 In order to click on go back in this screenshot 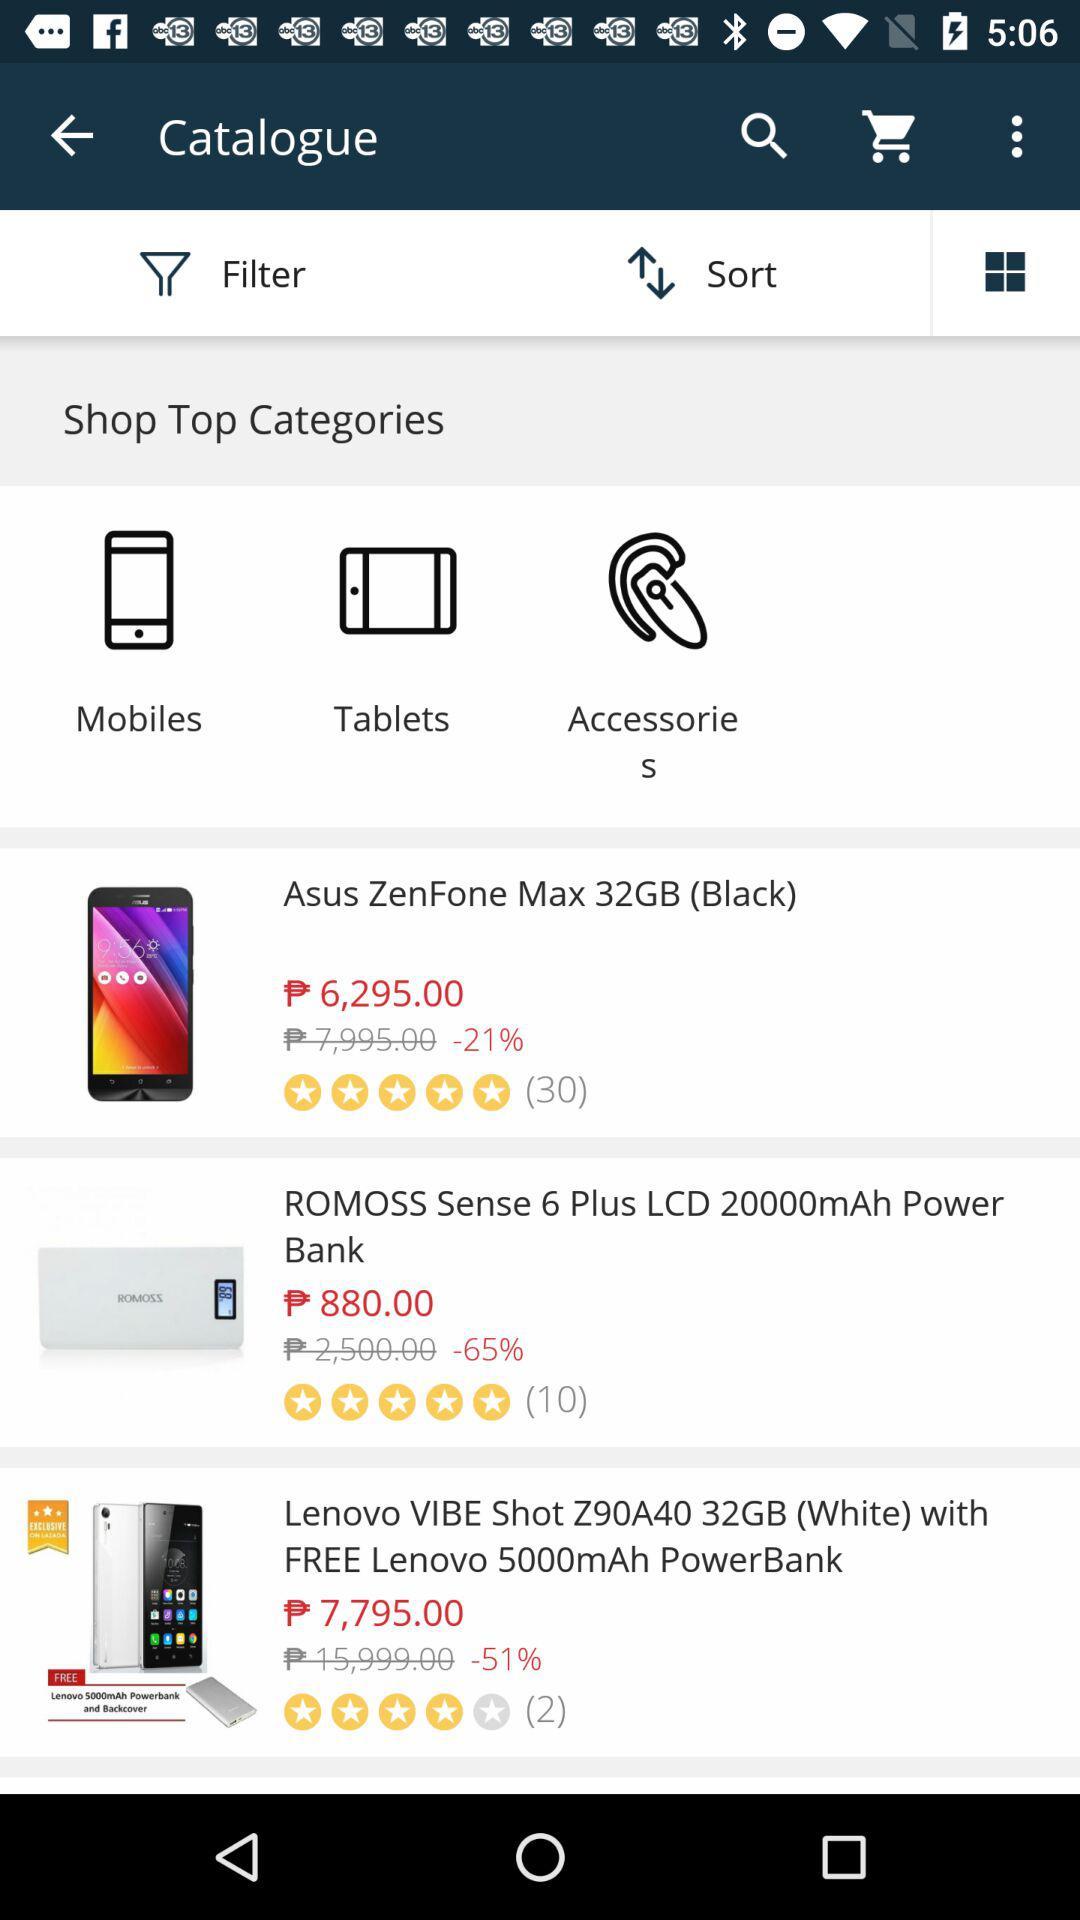, I will do `click(72, 135)`.